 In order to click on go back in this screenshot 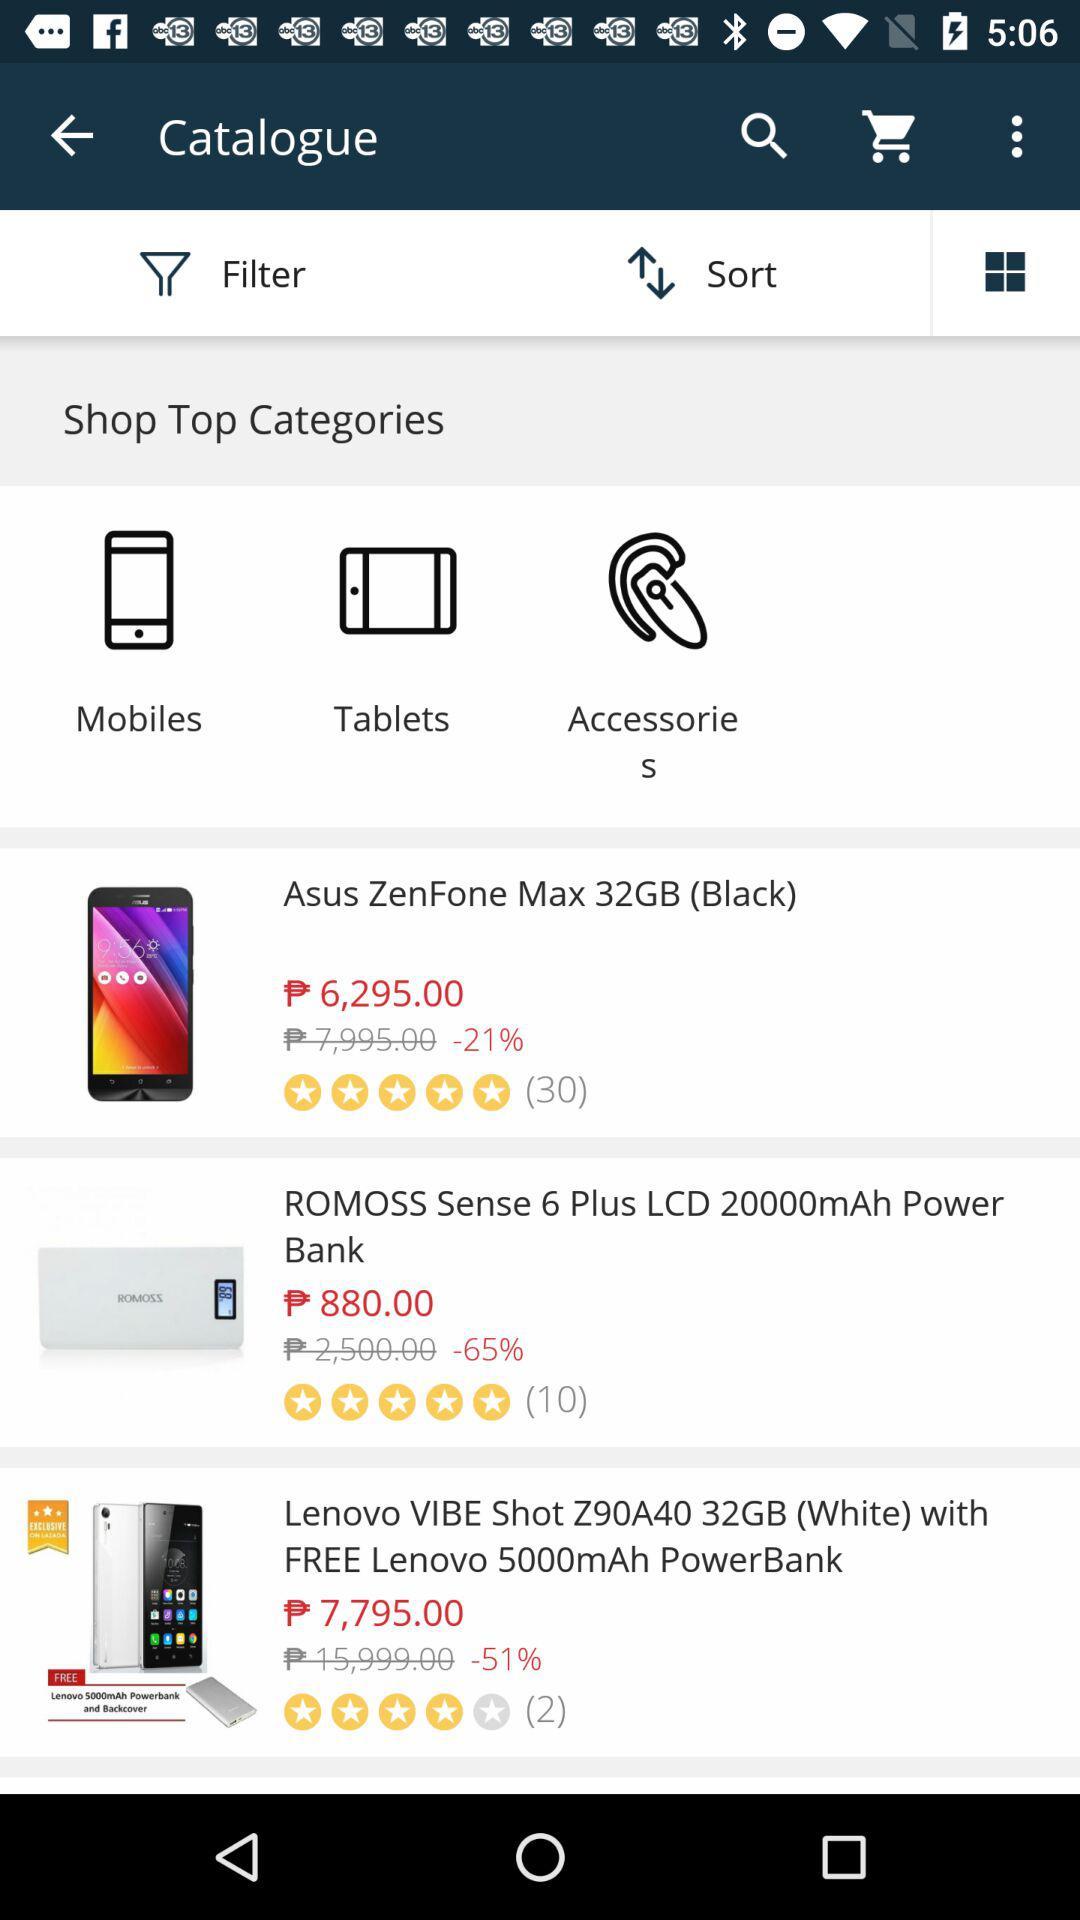, I will do `click(72, 135)`.